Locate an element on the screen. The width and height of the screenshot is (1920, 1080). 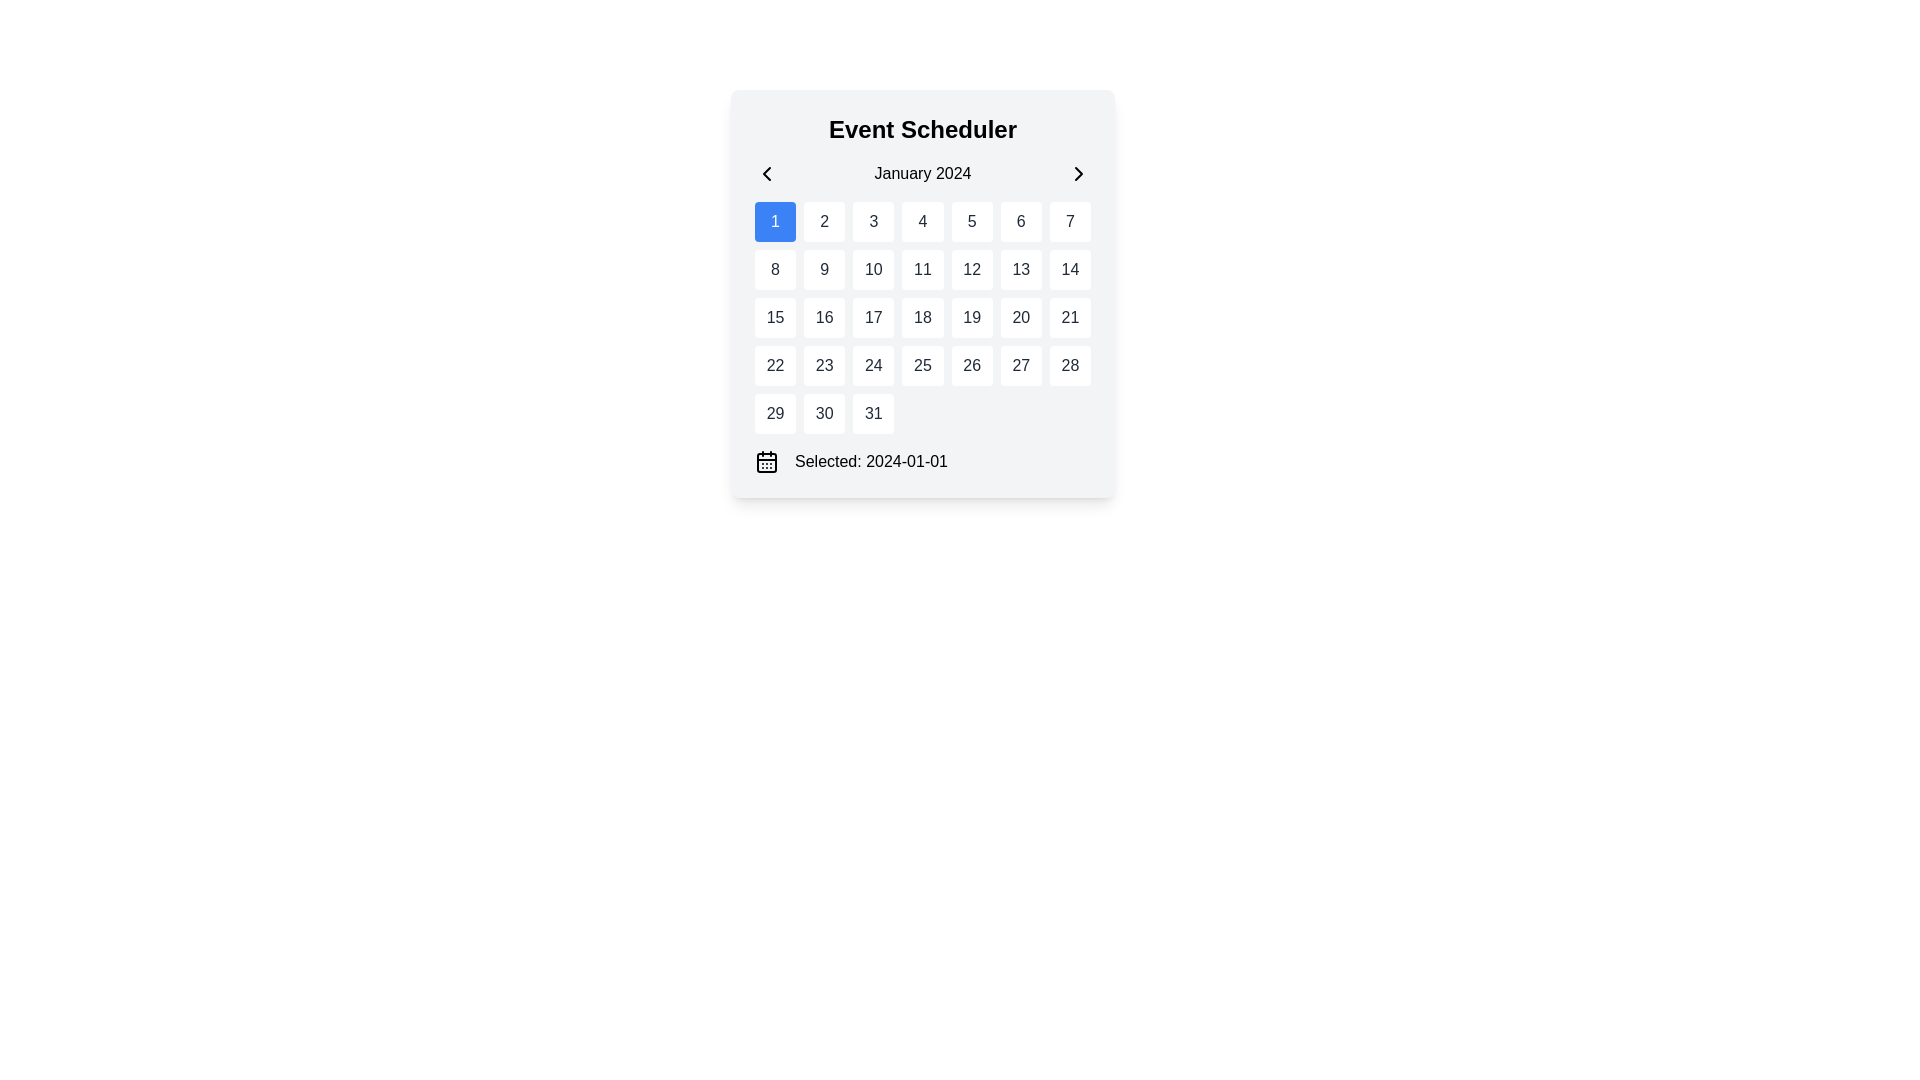
the white square button labeled '24' located in the fourth row and third column of the grid is located at coordinates (873, 366).